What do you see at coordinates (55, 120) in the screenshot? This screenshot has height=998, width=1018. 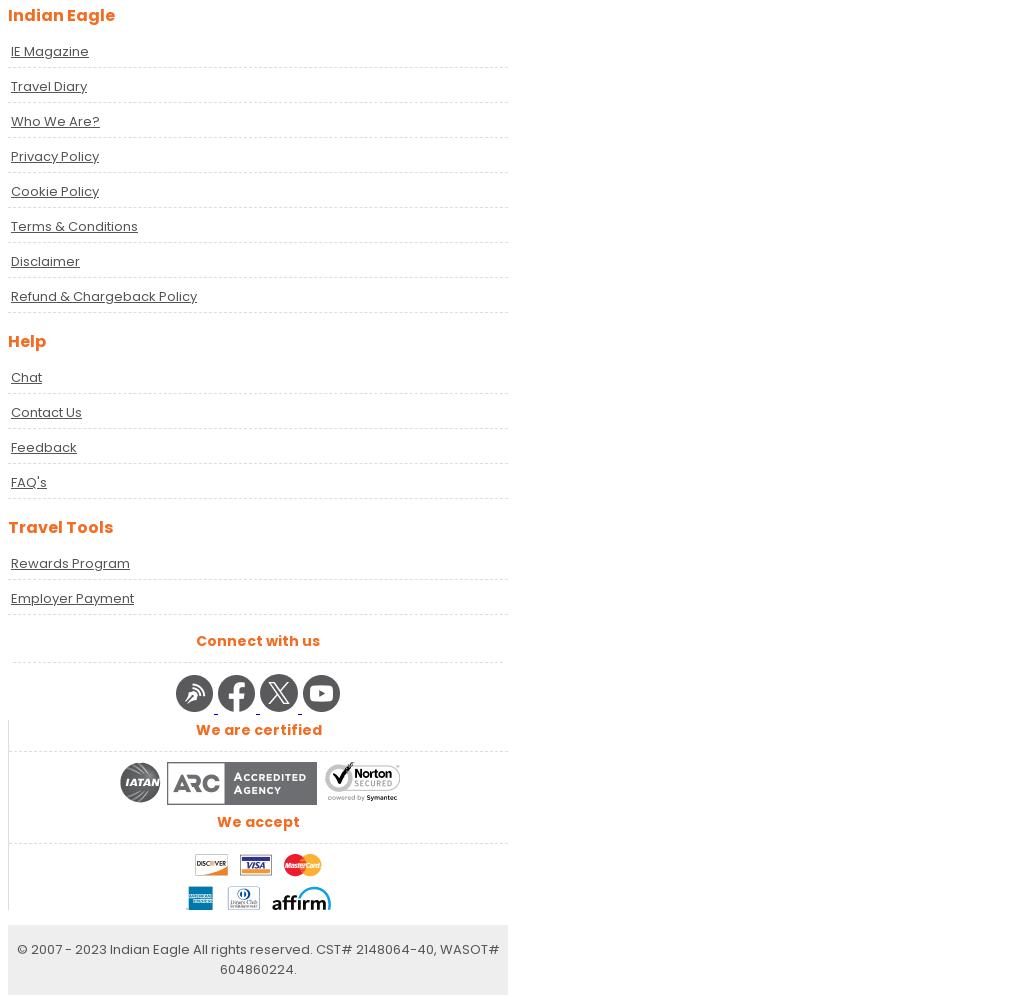 I see `'Who We Are?'` at bounding box center [55, 120].